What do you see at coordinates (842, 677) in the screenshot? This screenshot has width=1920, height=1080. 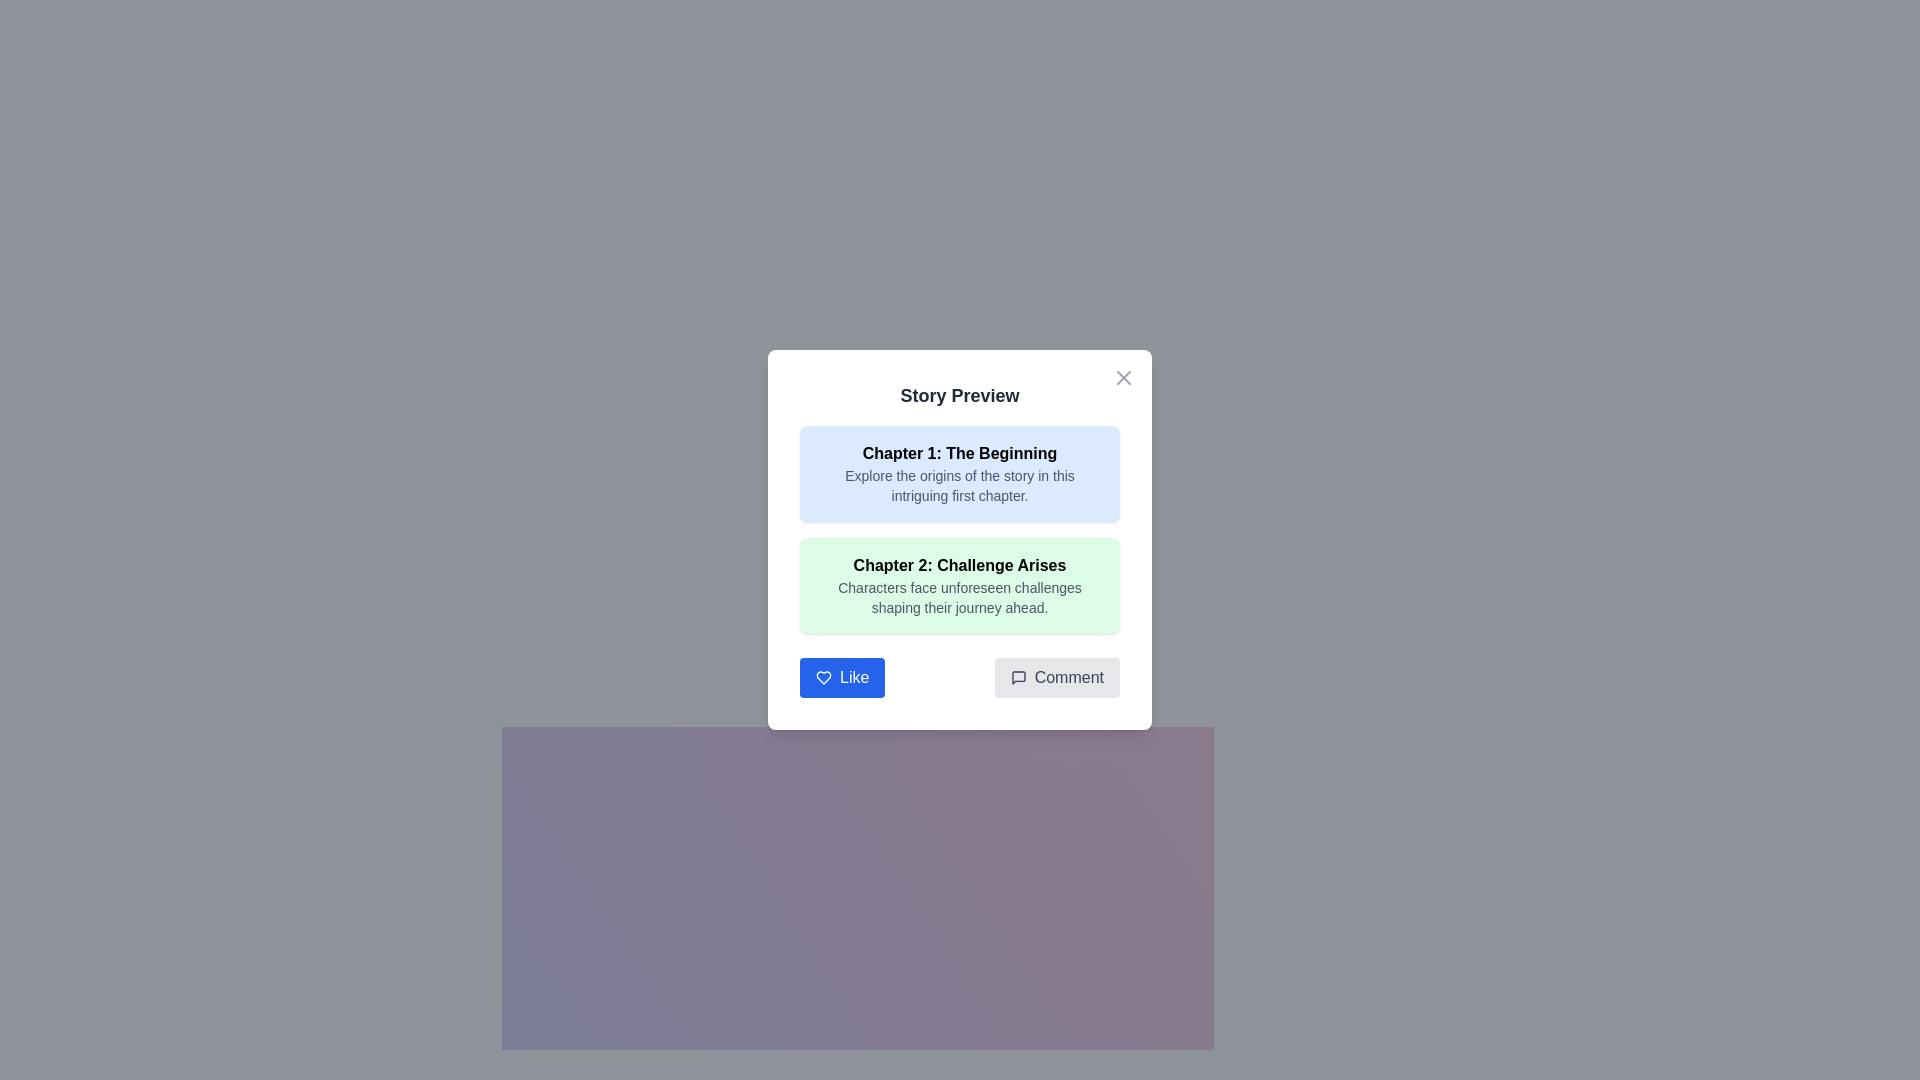 I see `the 'Like' button with a heart icon located in the footer section of the 'Story Preview' dialog` at bounding box center [842, 677].